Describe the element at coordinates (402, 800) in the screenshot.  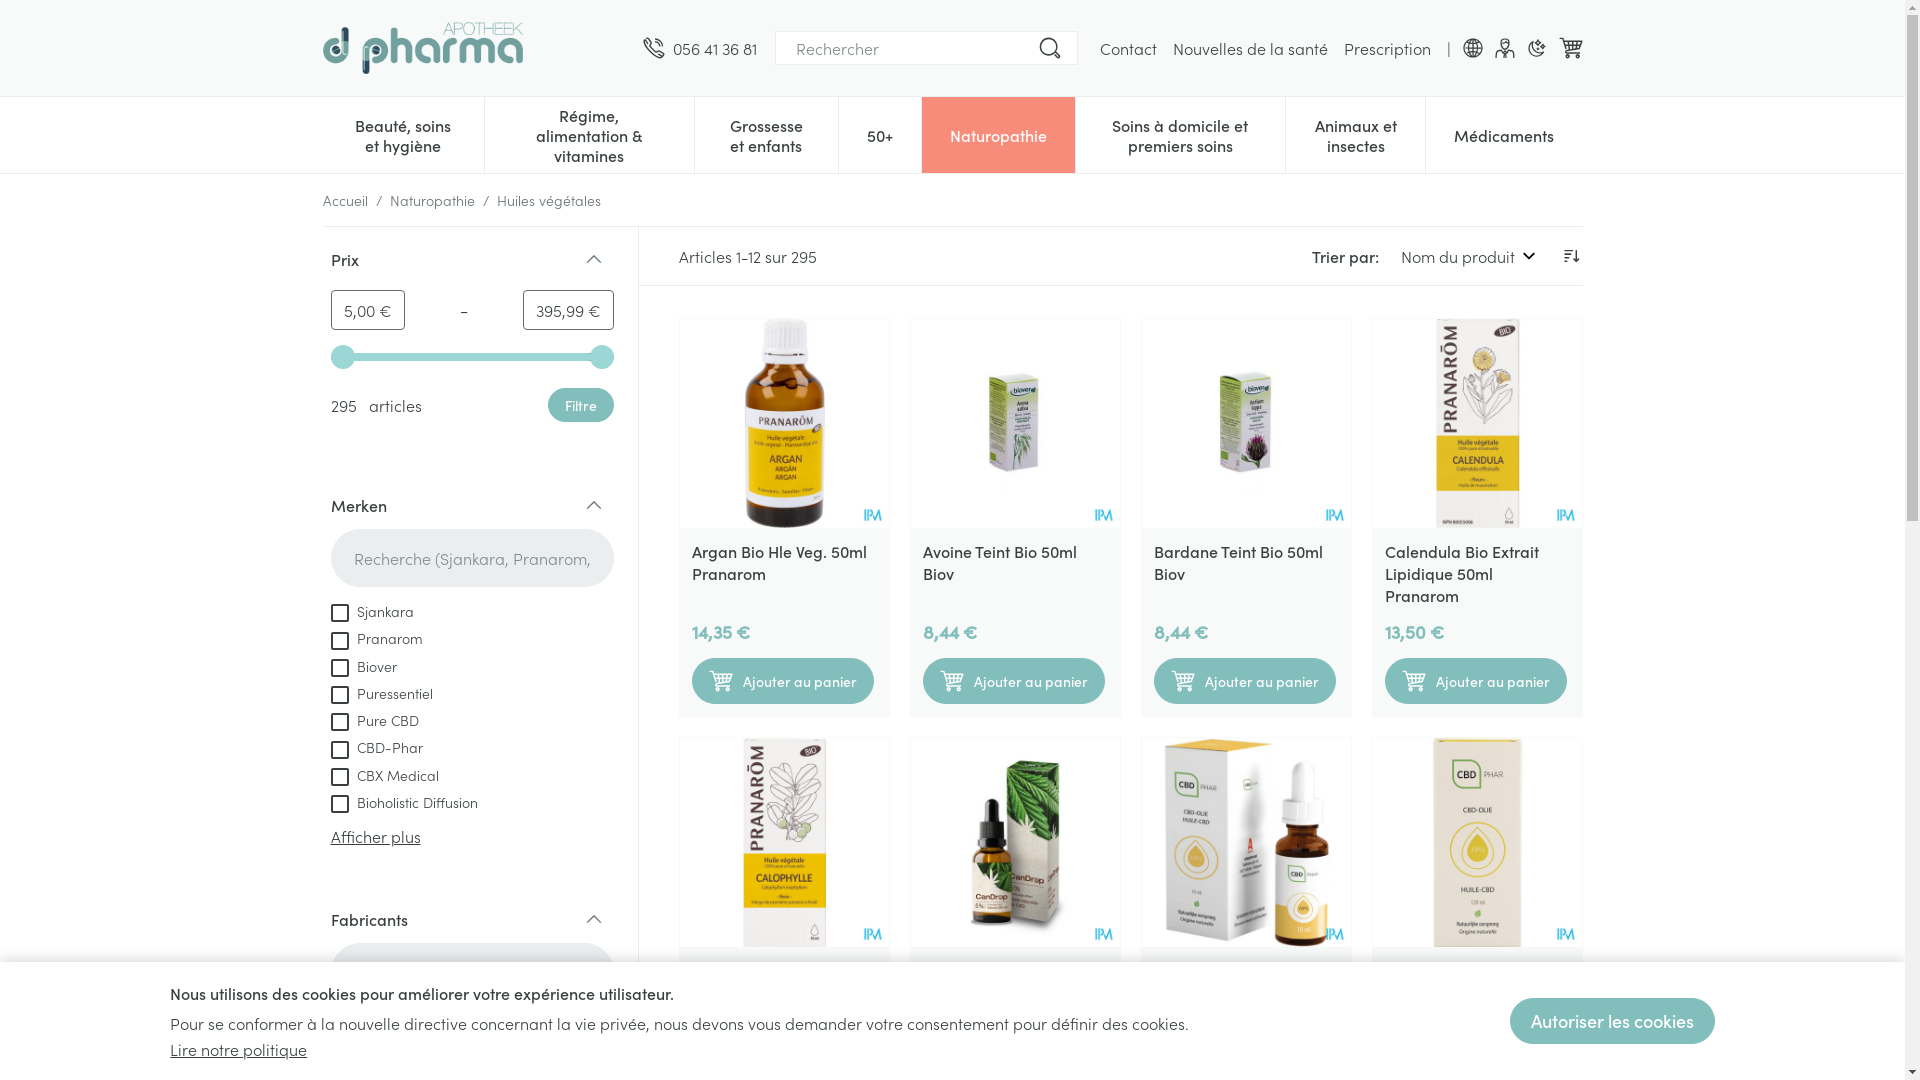
I see `'Bioholistic Diffusion'` at that location.